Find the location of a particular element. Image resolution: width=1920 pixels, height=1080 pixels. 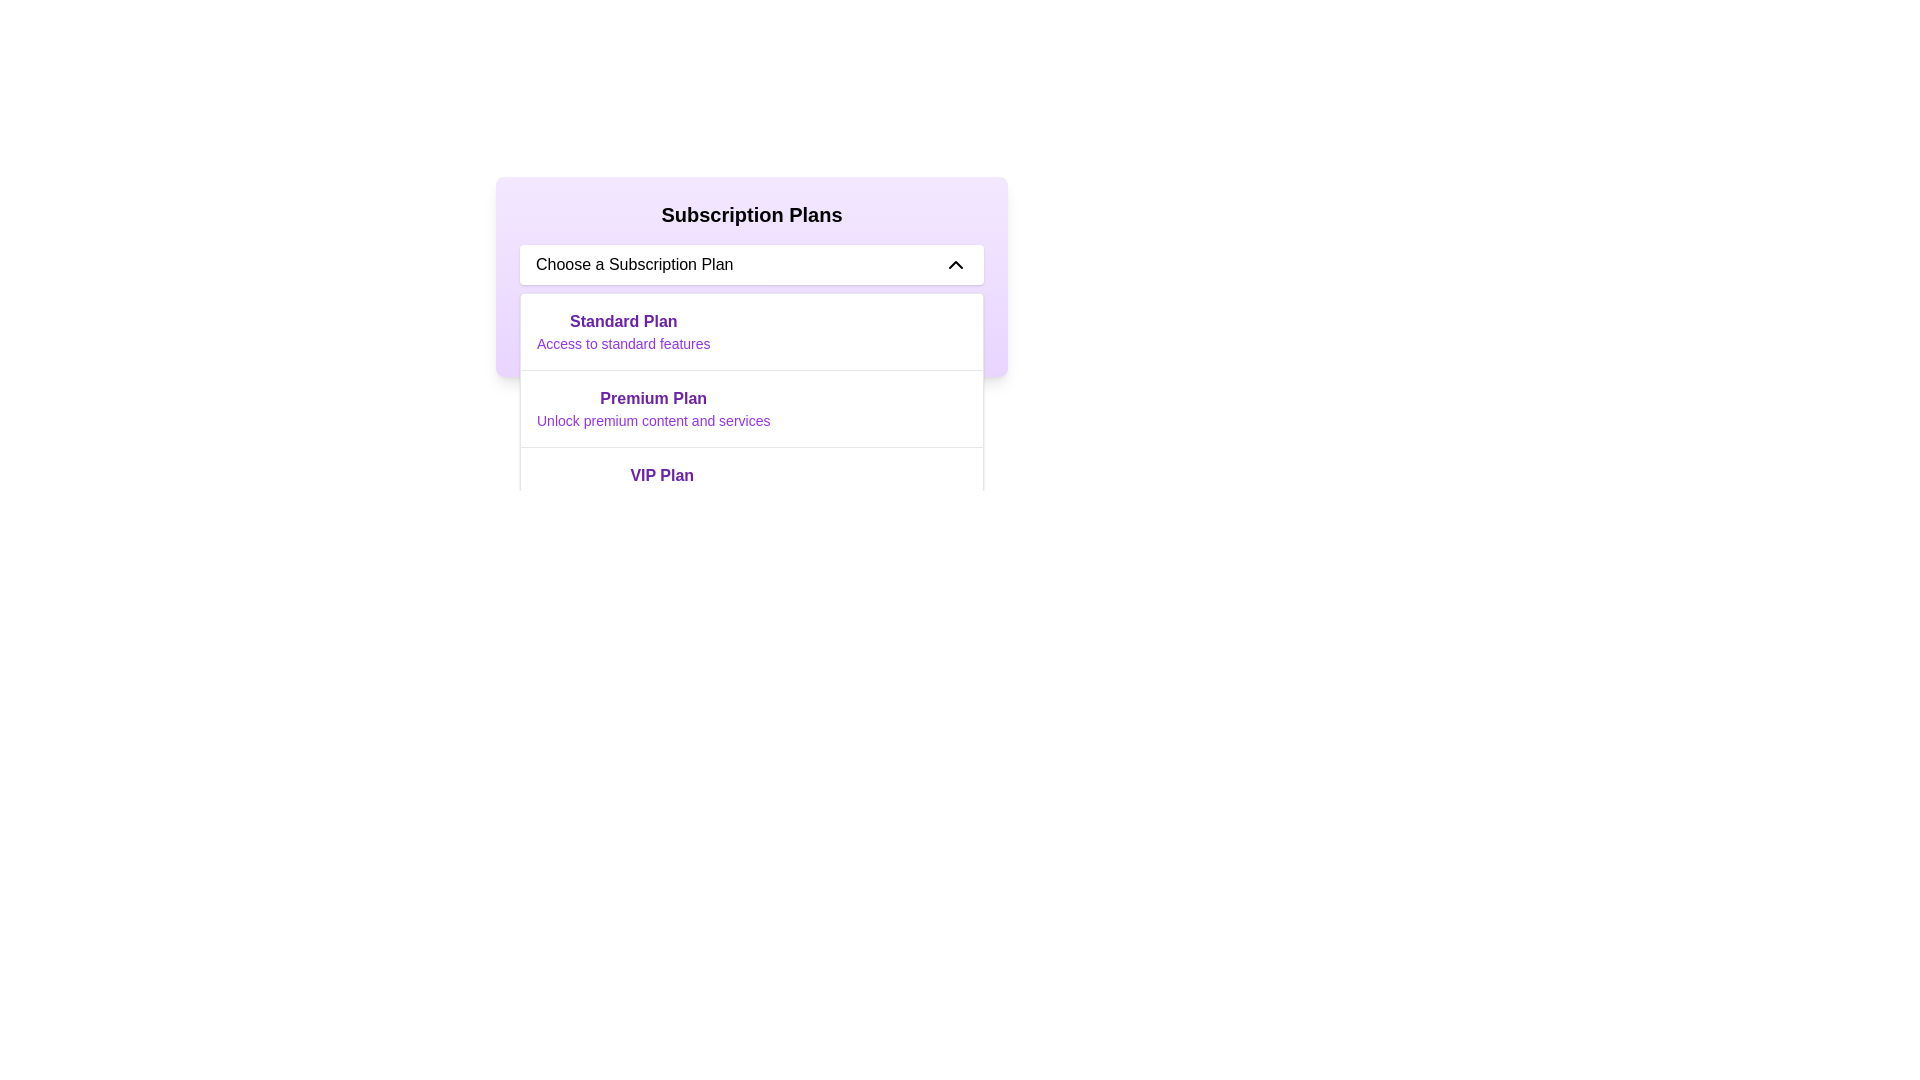

the text label that describes the 'Standard Plan', which is located immediately below the 'Standard Plan' text and is centered within the subscription plan options in the dropdown menu is located at coordinates (622, 342).